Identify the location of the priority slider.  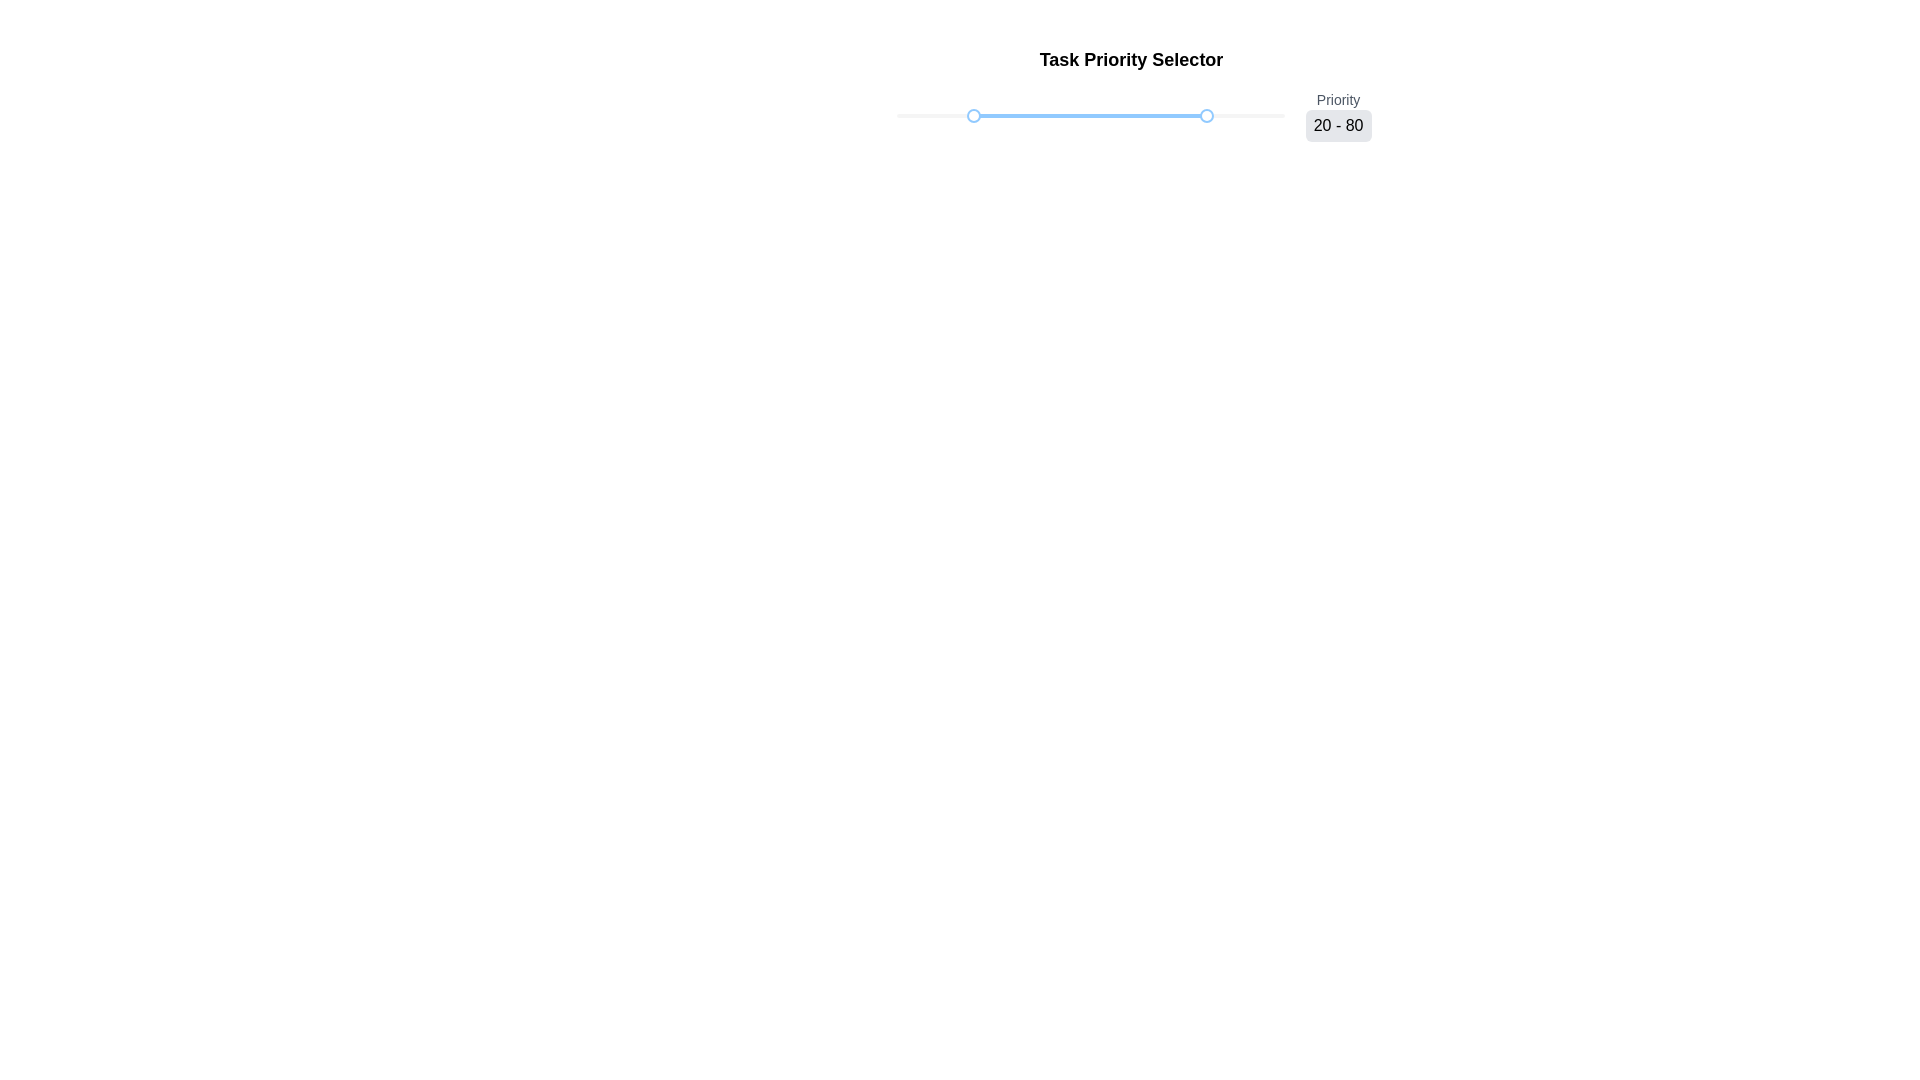
(1142, 115).